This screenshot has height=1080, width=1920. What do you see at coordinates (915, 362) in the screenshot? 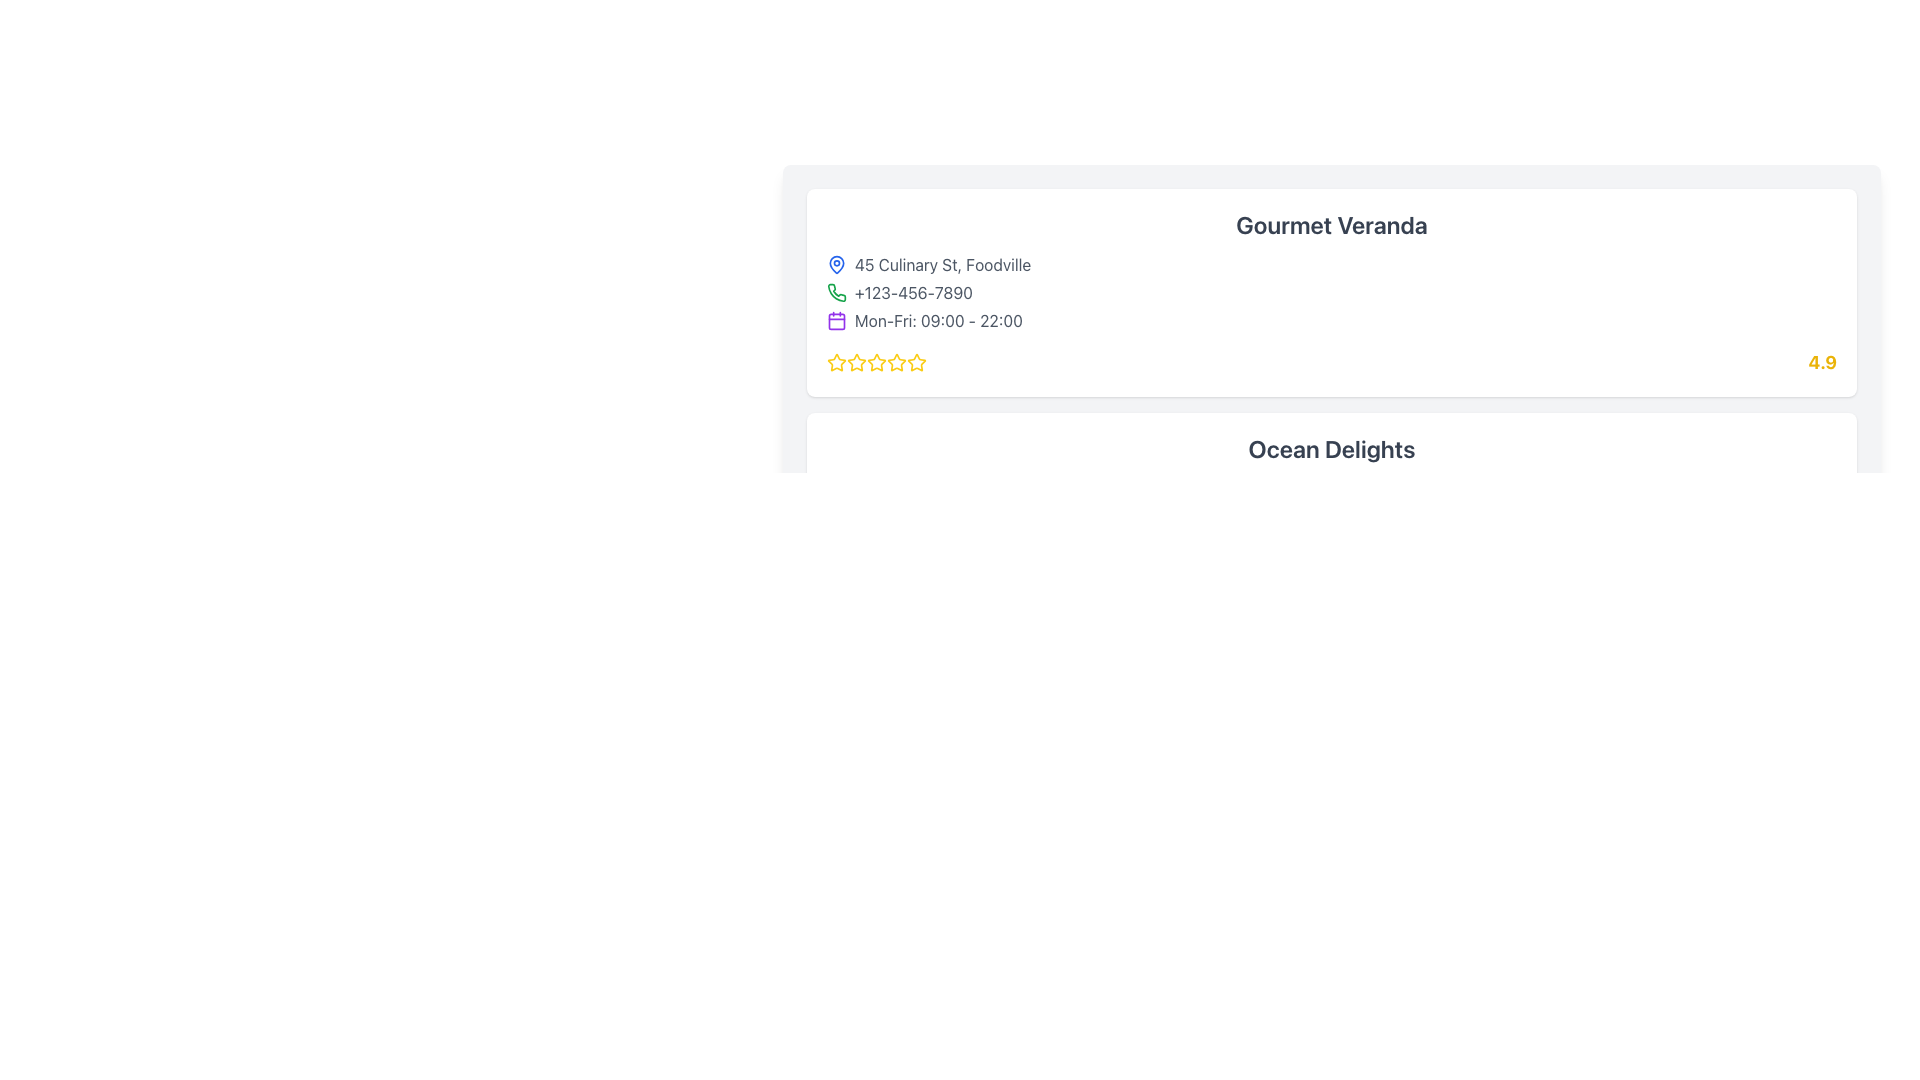
I see `the fifth star icon in the 5-star rating system used for user feedback on the 'Gourmet Veranda' card` at bounding box center [915, 362].